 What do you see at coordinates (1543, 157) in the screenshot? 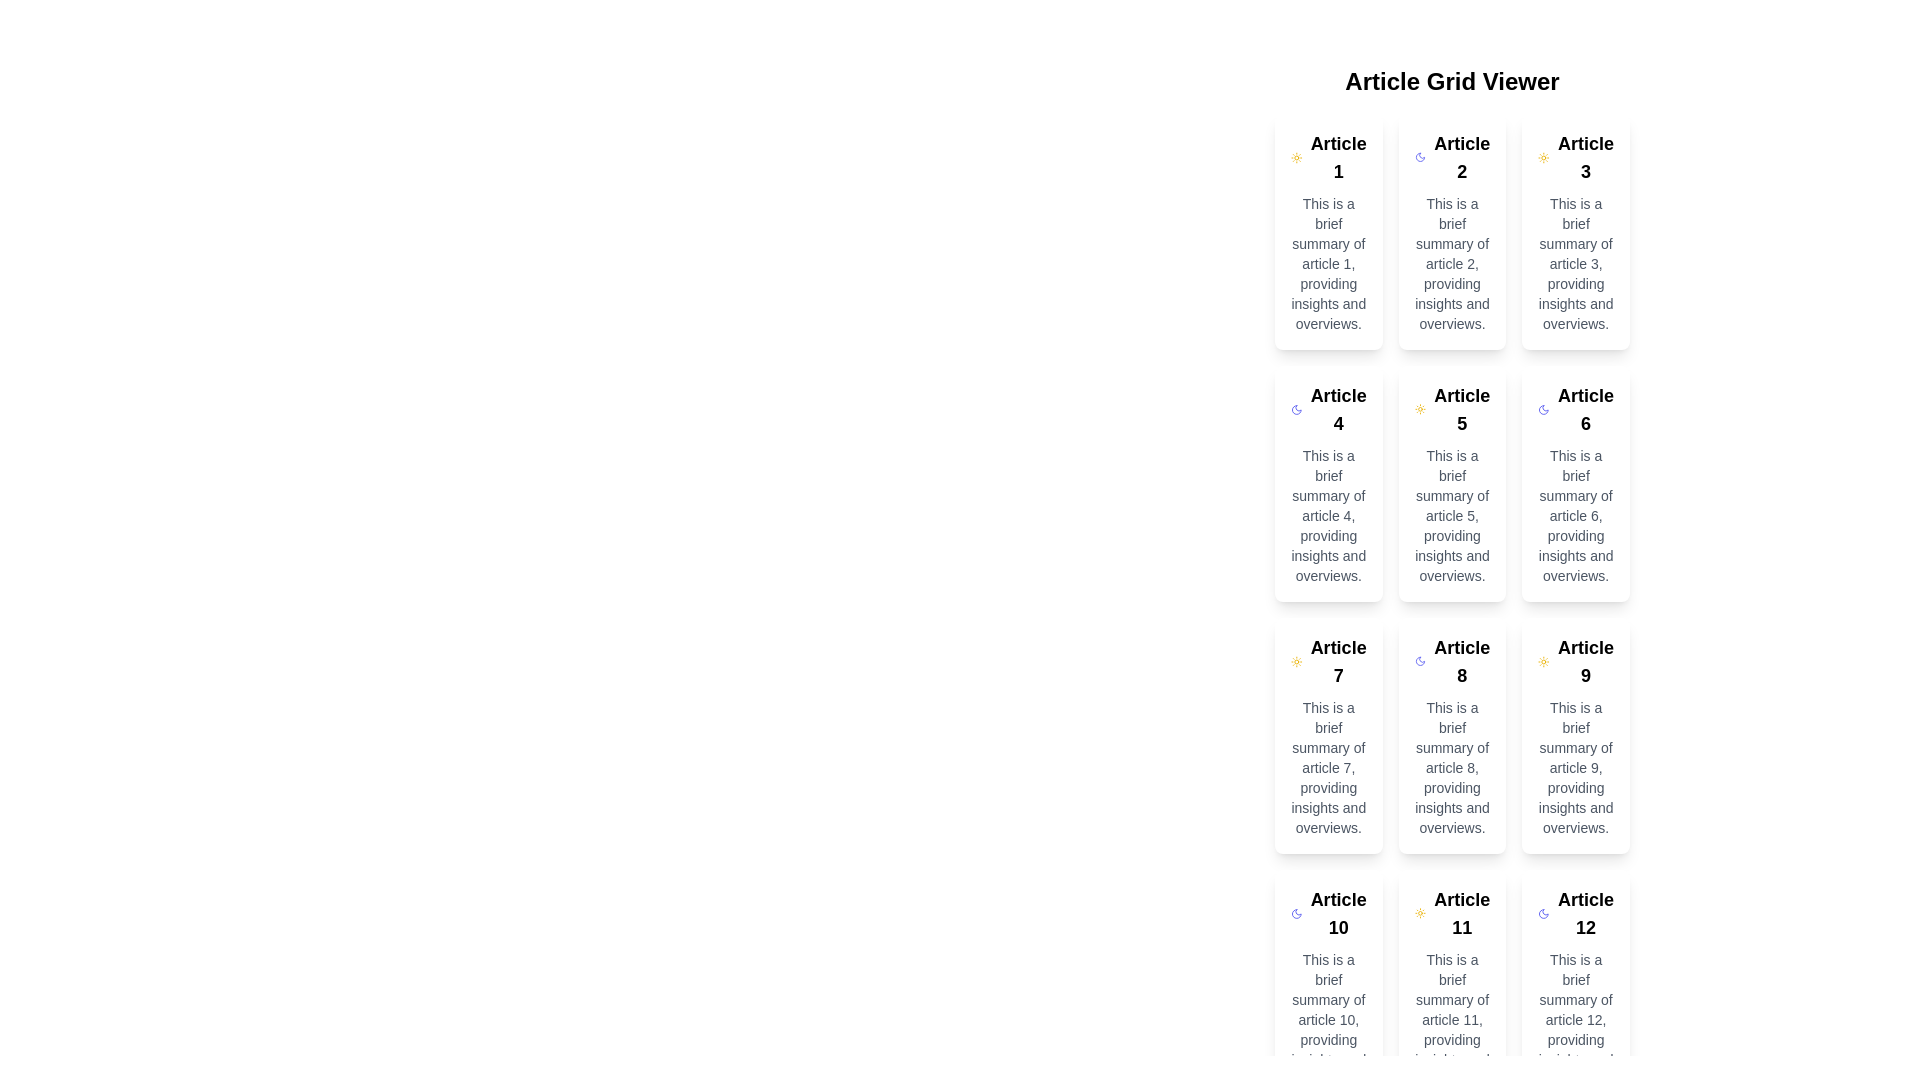
I see `the decorative icon located in the header section of the third article, which is positioned directly to the left of the text 'Article 3'` at bounding box center [1543, 157].